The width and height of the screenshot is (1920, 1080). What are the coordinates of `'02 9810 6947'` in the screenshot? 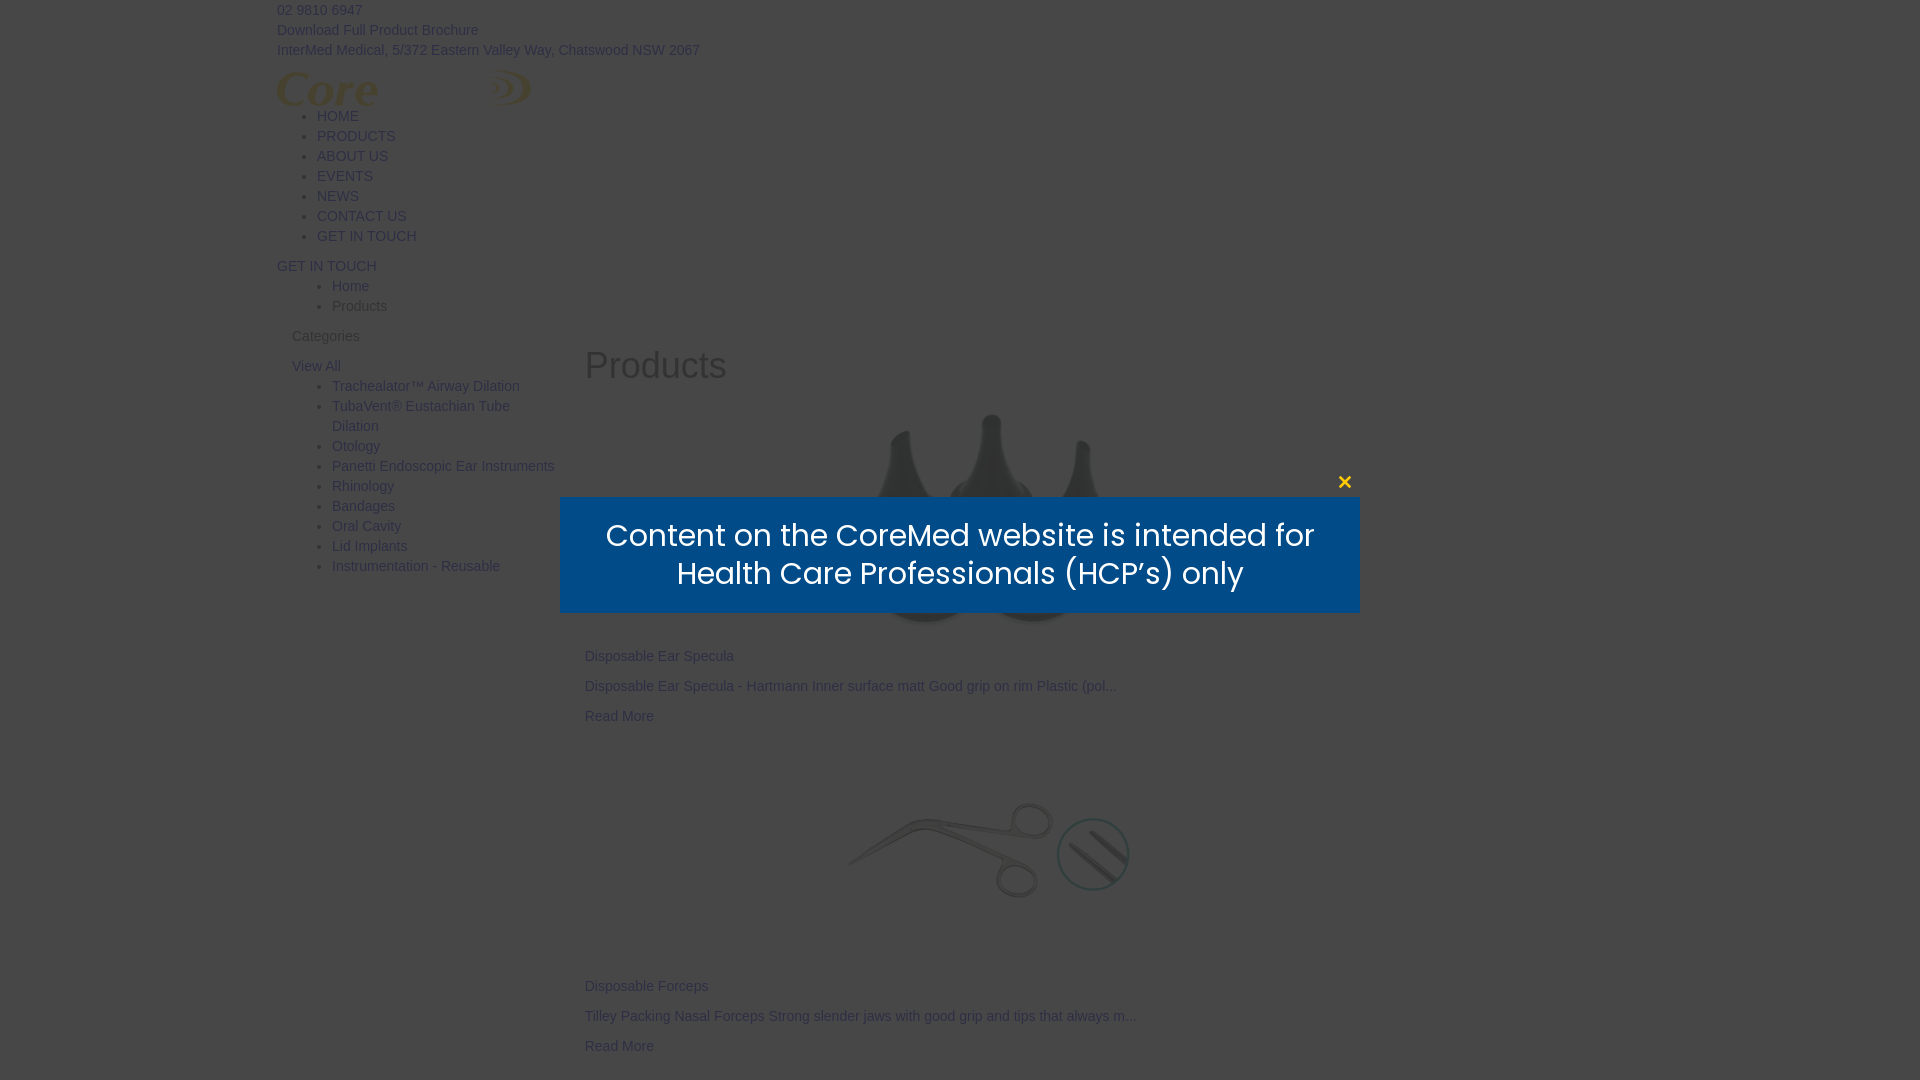 It's located at (320, 10).